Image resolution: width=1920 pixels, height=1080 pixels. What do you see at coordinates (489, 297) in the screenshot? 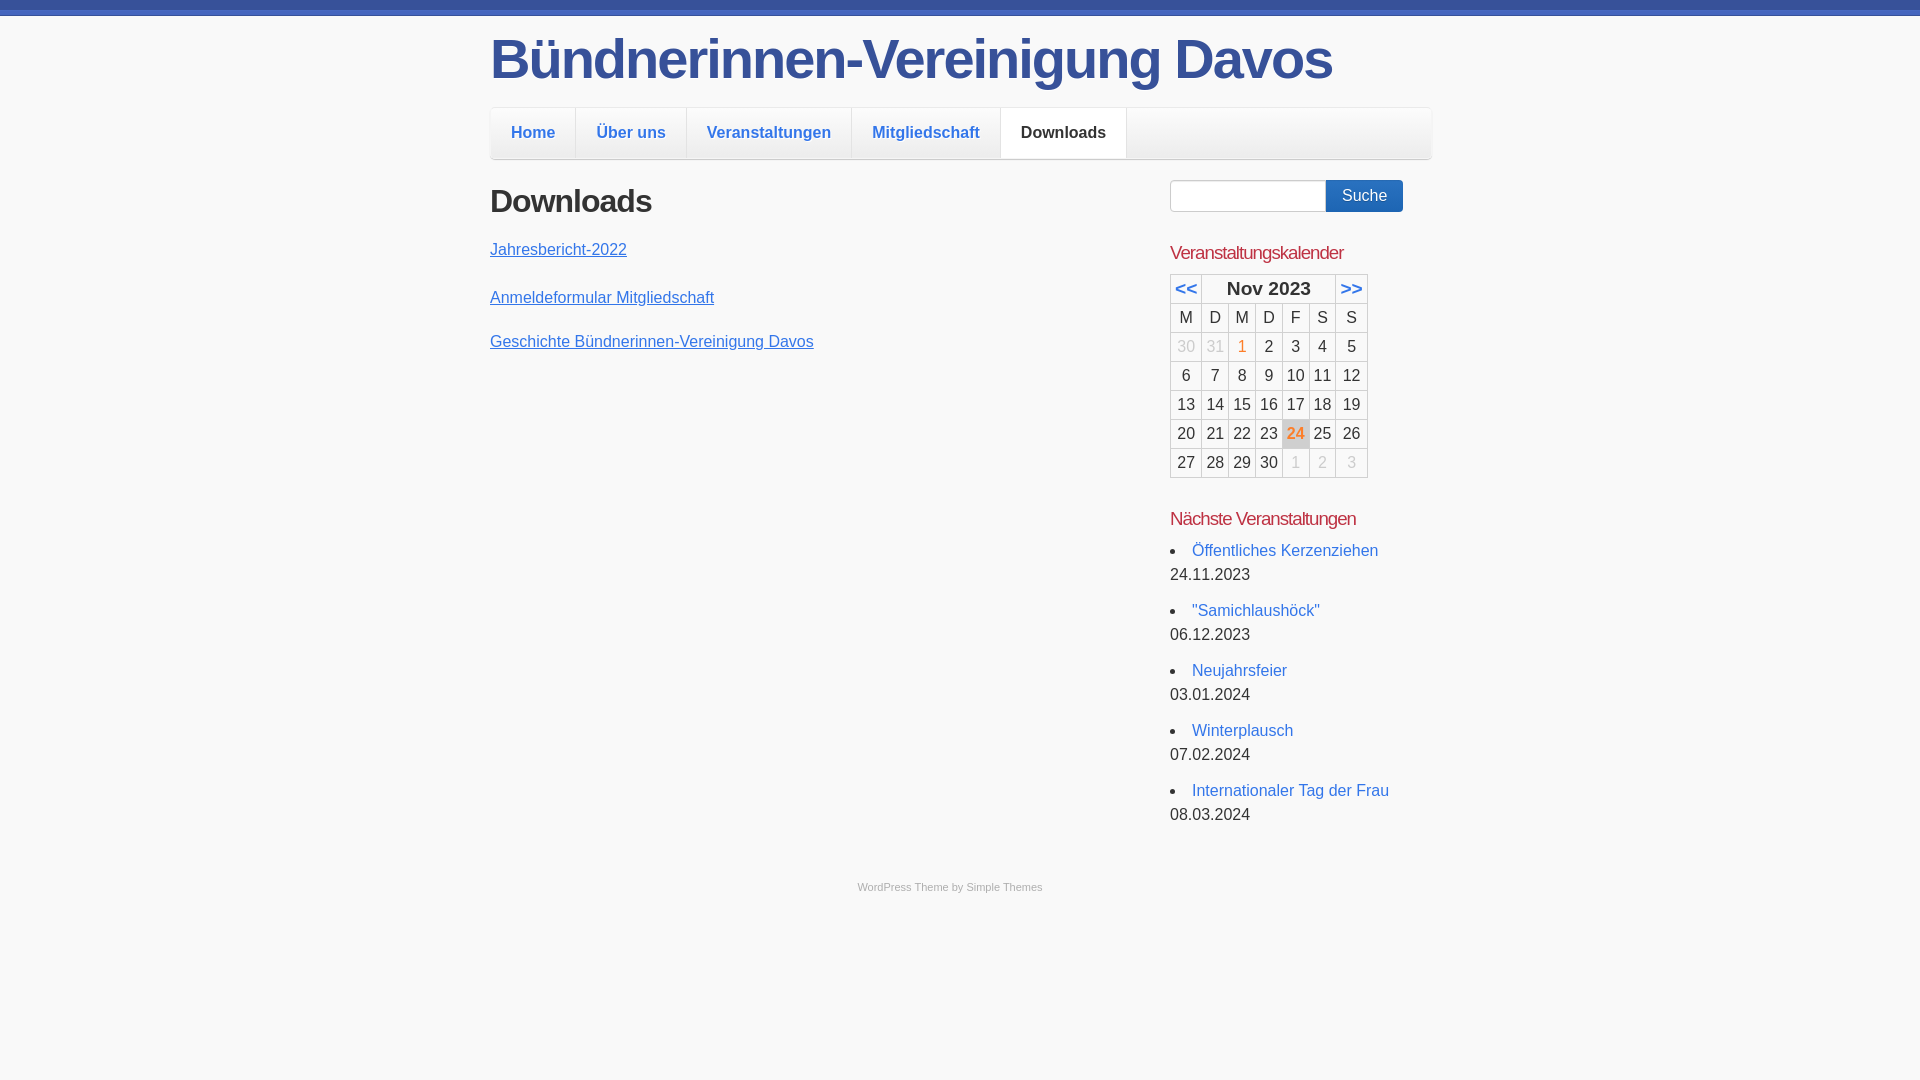
I see `'Anmeldeformular Mitgliedschaft'` at bounding box center [489, 297].